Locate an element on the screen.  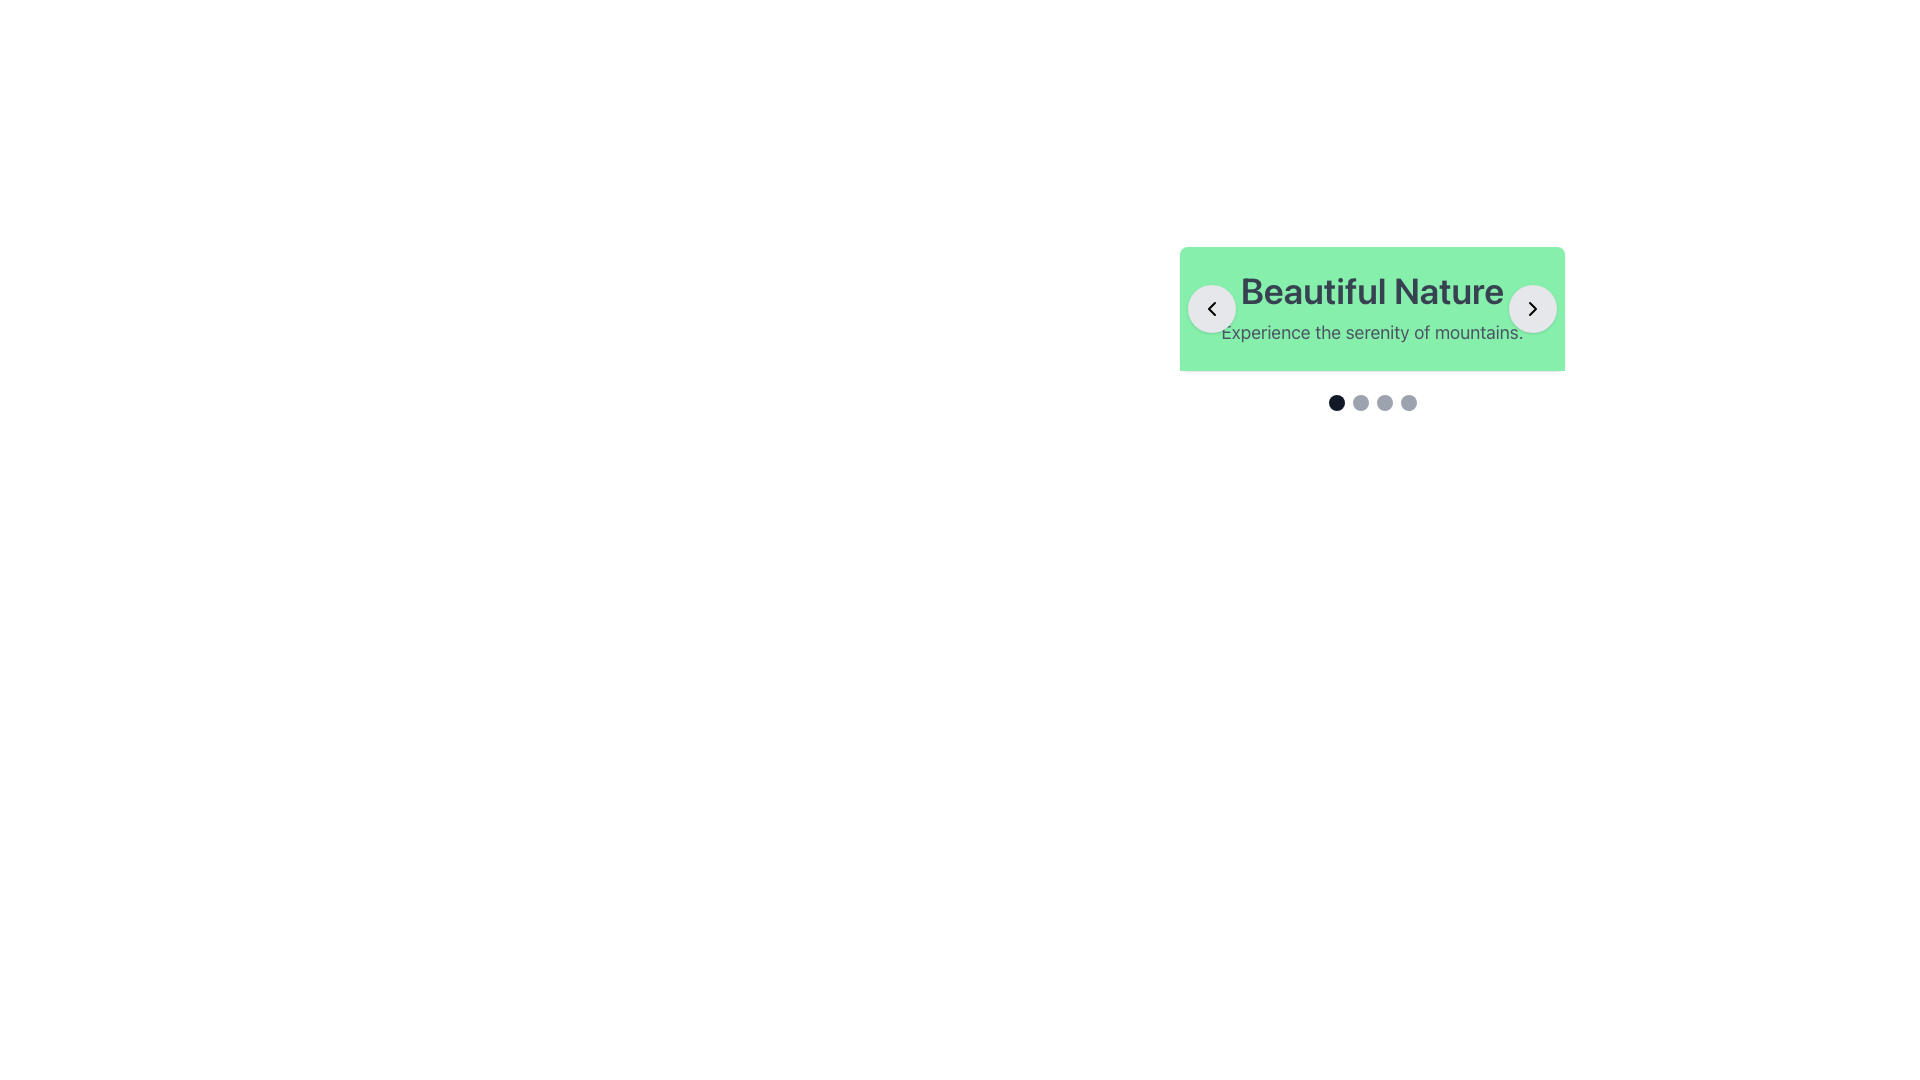
the label displaying the text 'Experience the serenity of mountains.', which is positioned below 'Beautiful Nature' within a green background box is located at coordinates (1371, 331).